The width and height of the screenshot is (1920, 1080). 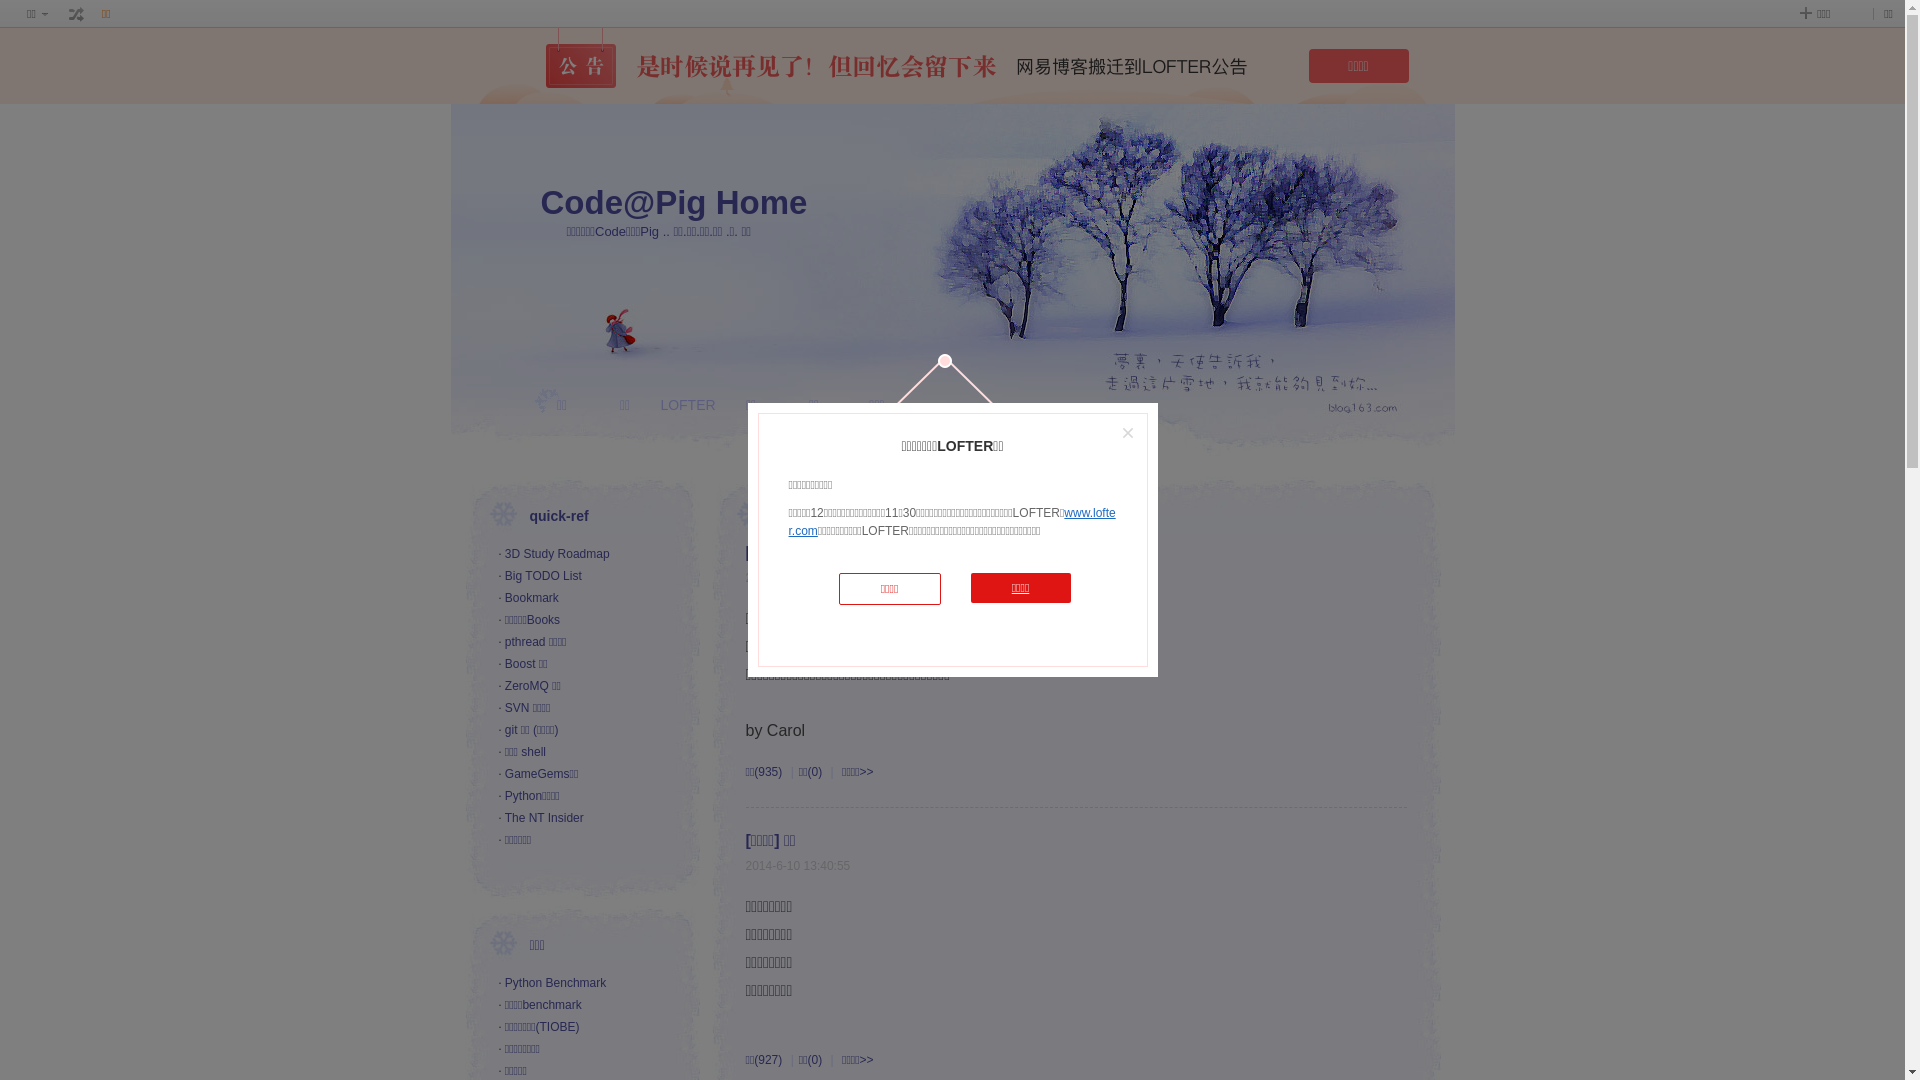 What do you see at coordinates (555, 982) in the screenshot?
I see `'Python Benchmark'` at bounding box center [555, 982].